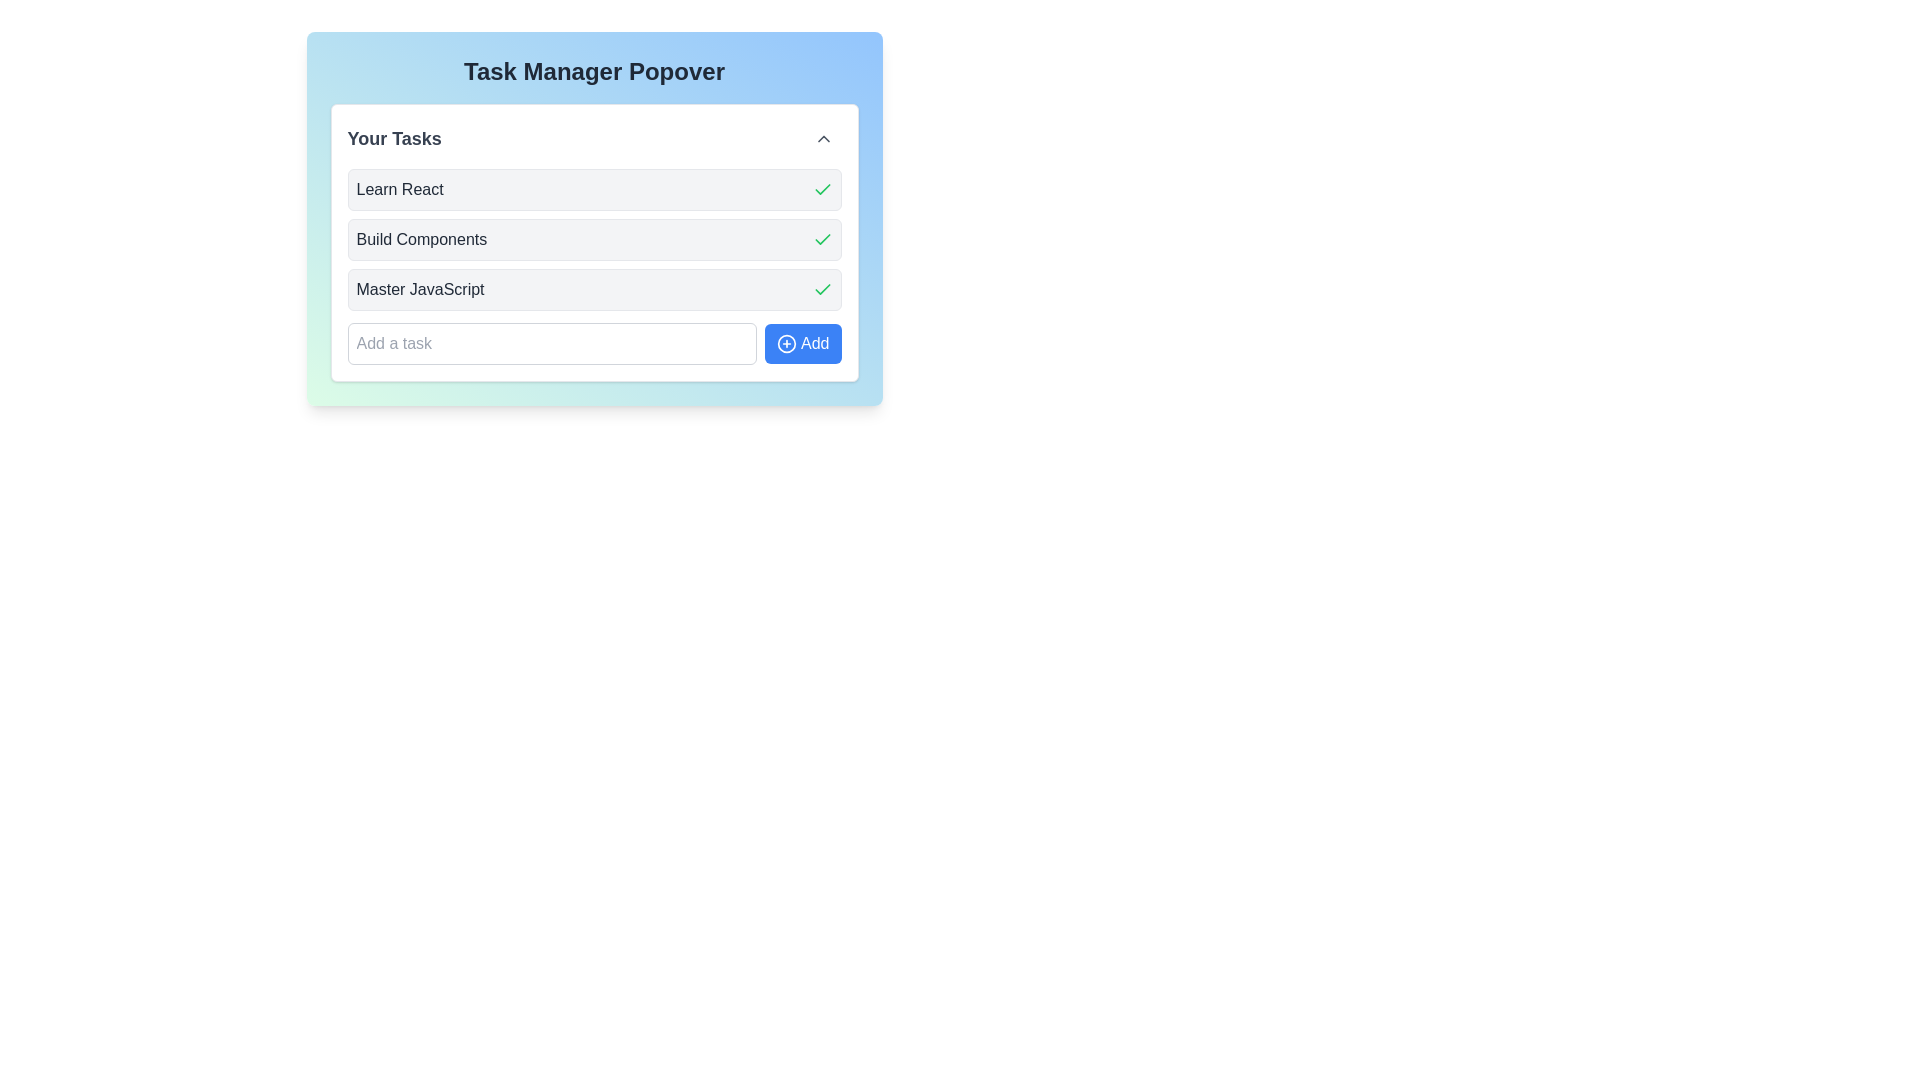  Describe the element at coordinates (593, 265) in the screenshot. I see `the 'Build Components' task item in the vertical list` at that location.